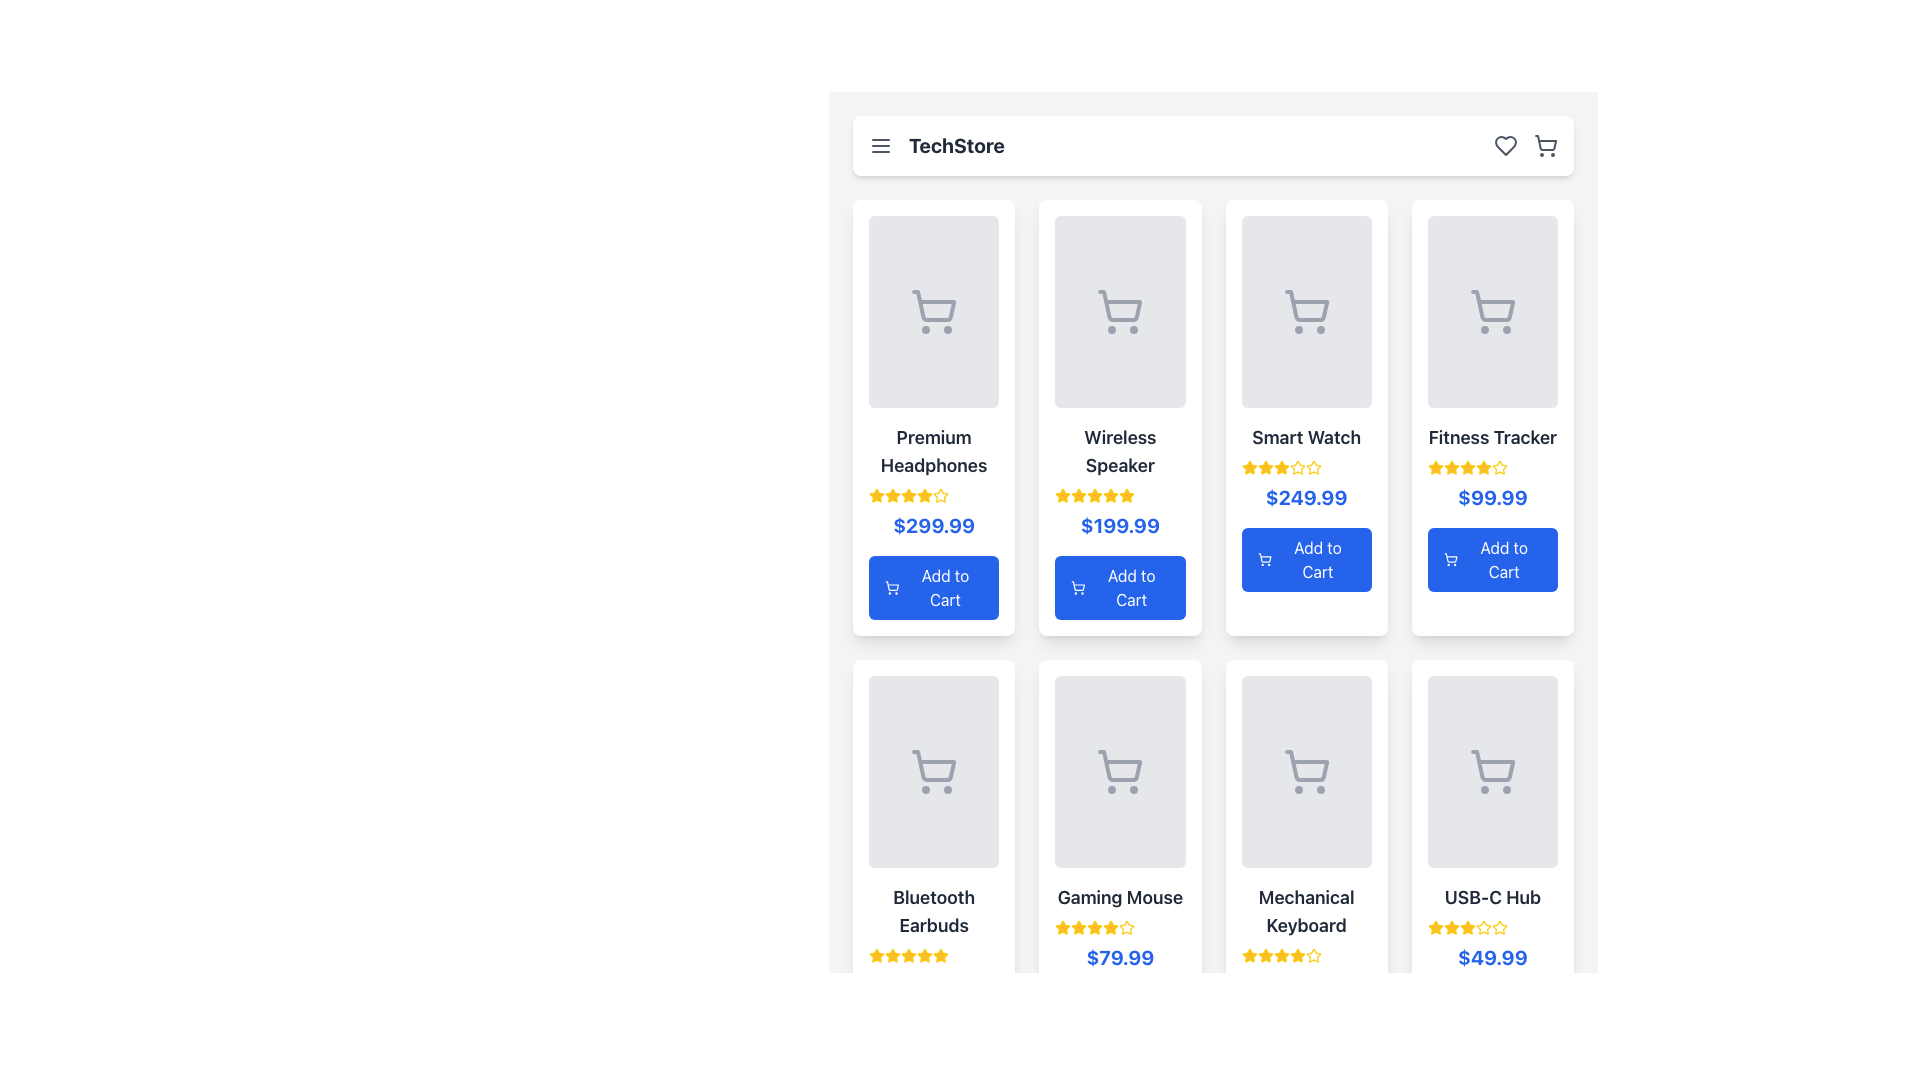 This screenshot has height=1080, width=1920. I want to click on the second star icon in the five-star rating system within the 'Fitness Tracker' card to indicate a rating, so click(1451, 467).